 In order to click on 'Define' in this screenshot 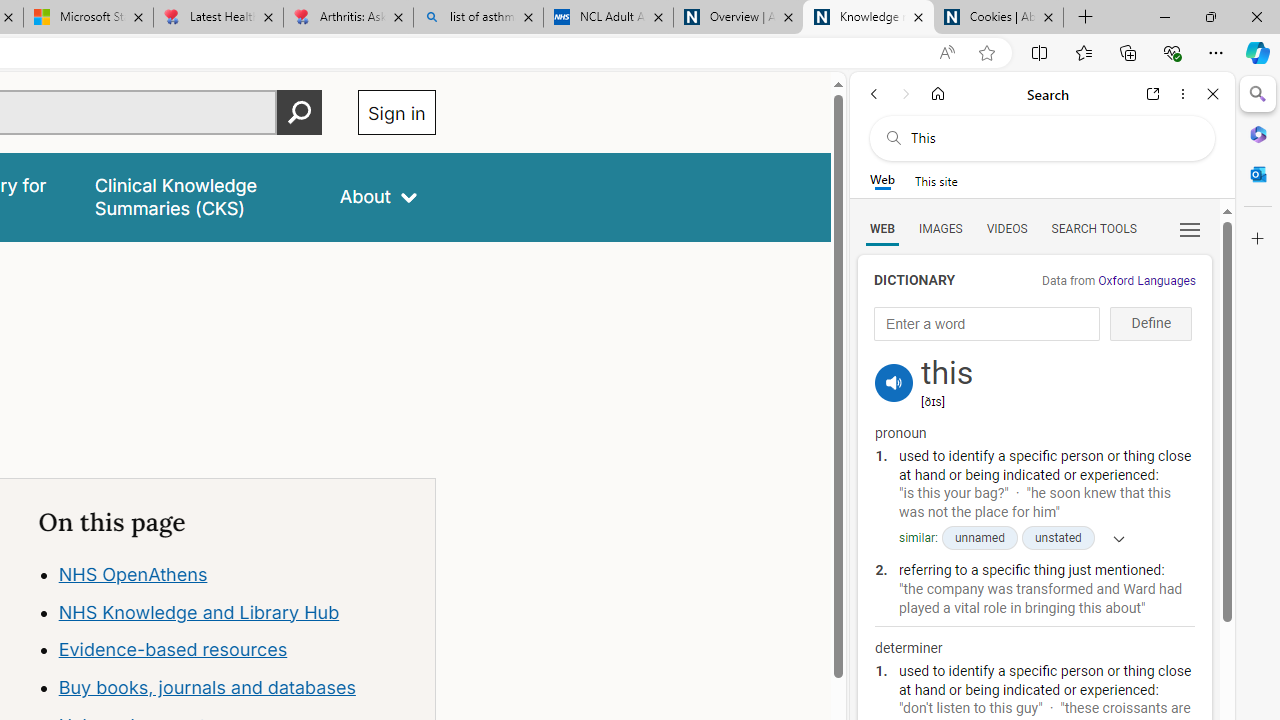, I will do `click(1151, 323)`.